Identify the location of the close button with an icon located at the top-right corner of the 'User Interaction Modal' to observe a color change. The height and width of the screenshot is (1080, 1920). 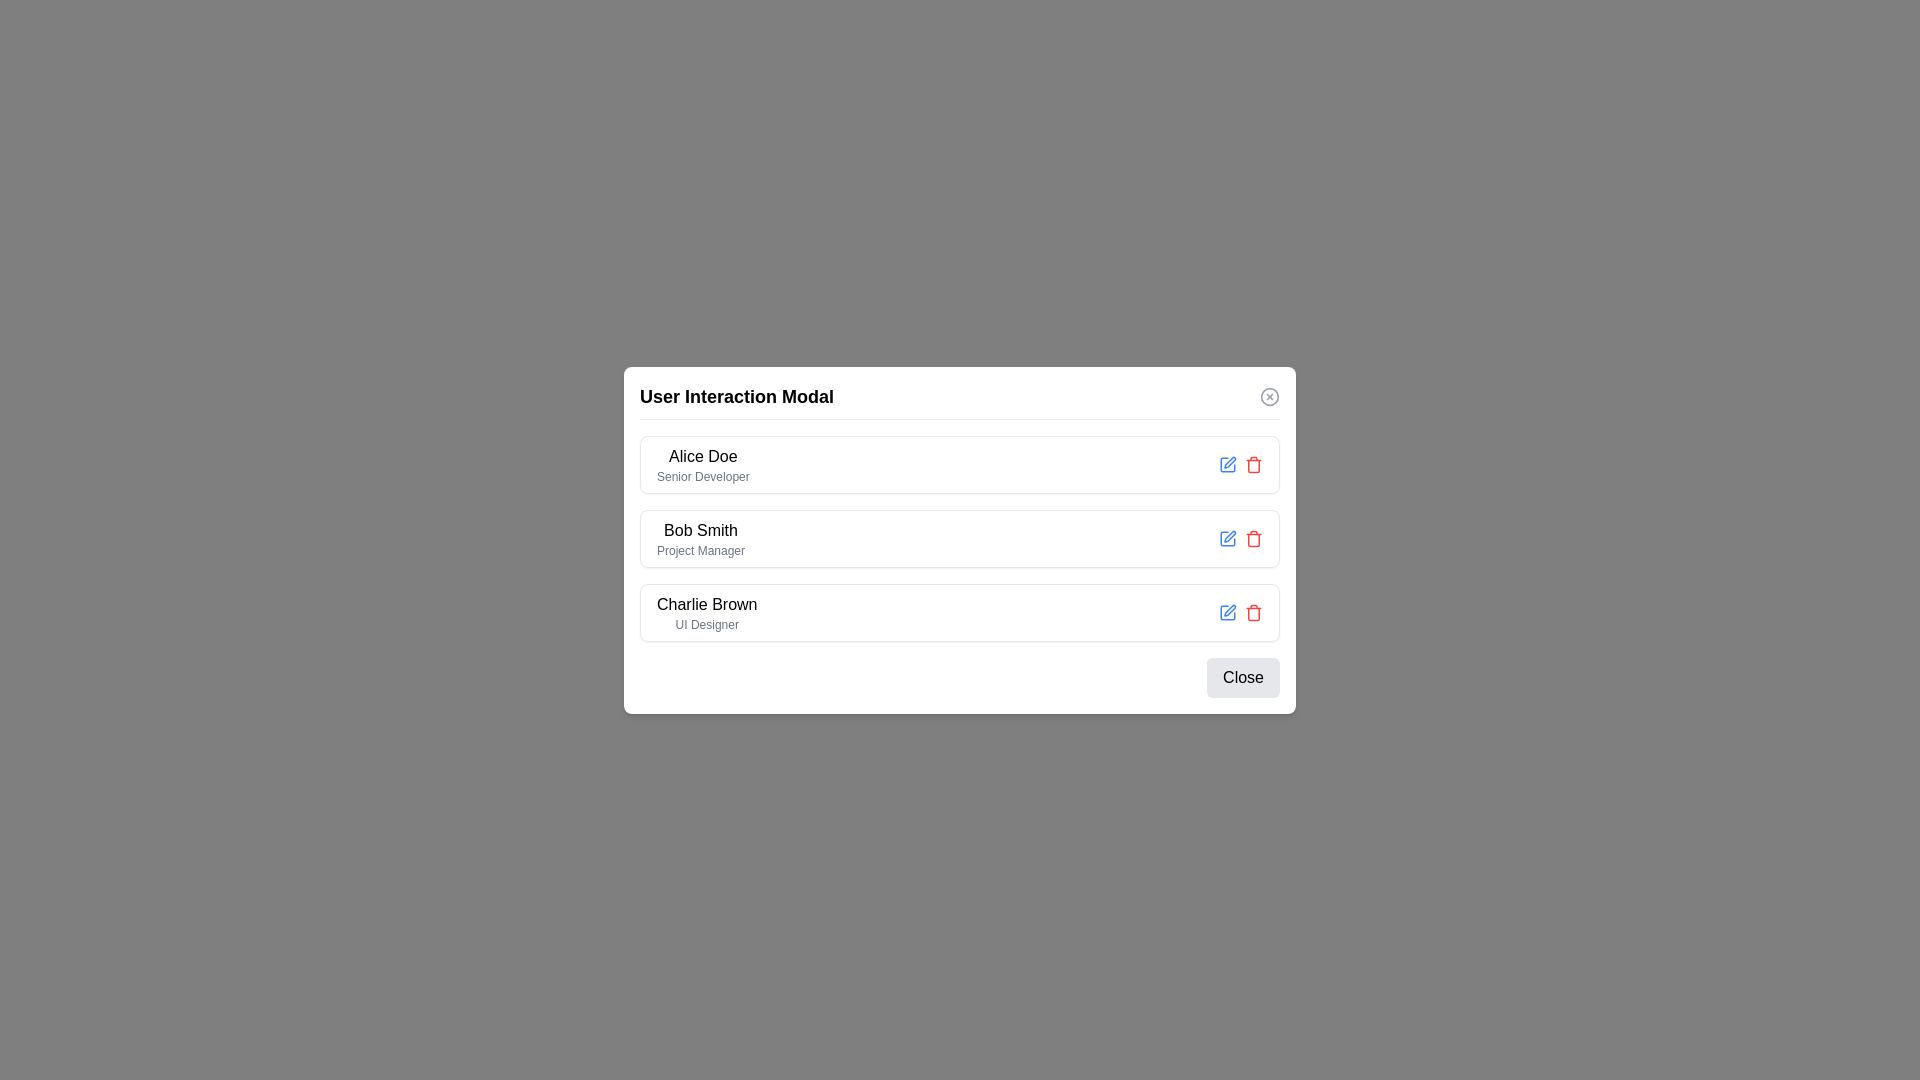
(1269, 396).